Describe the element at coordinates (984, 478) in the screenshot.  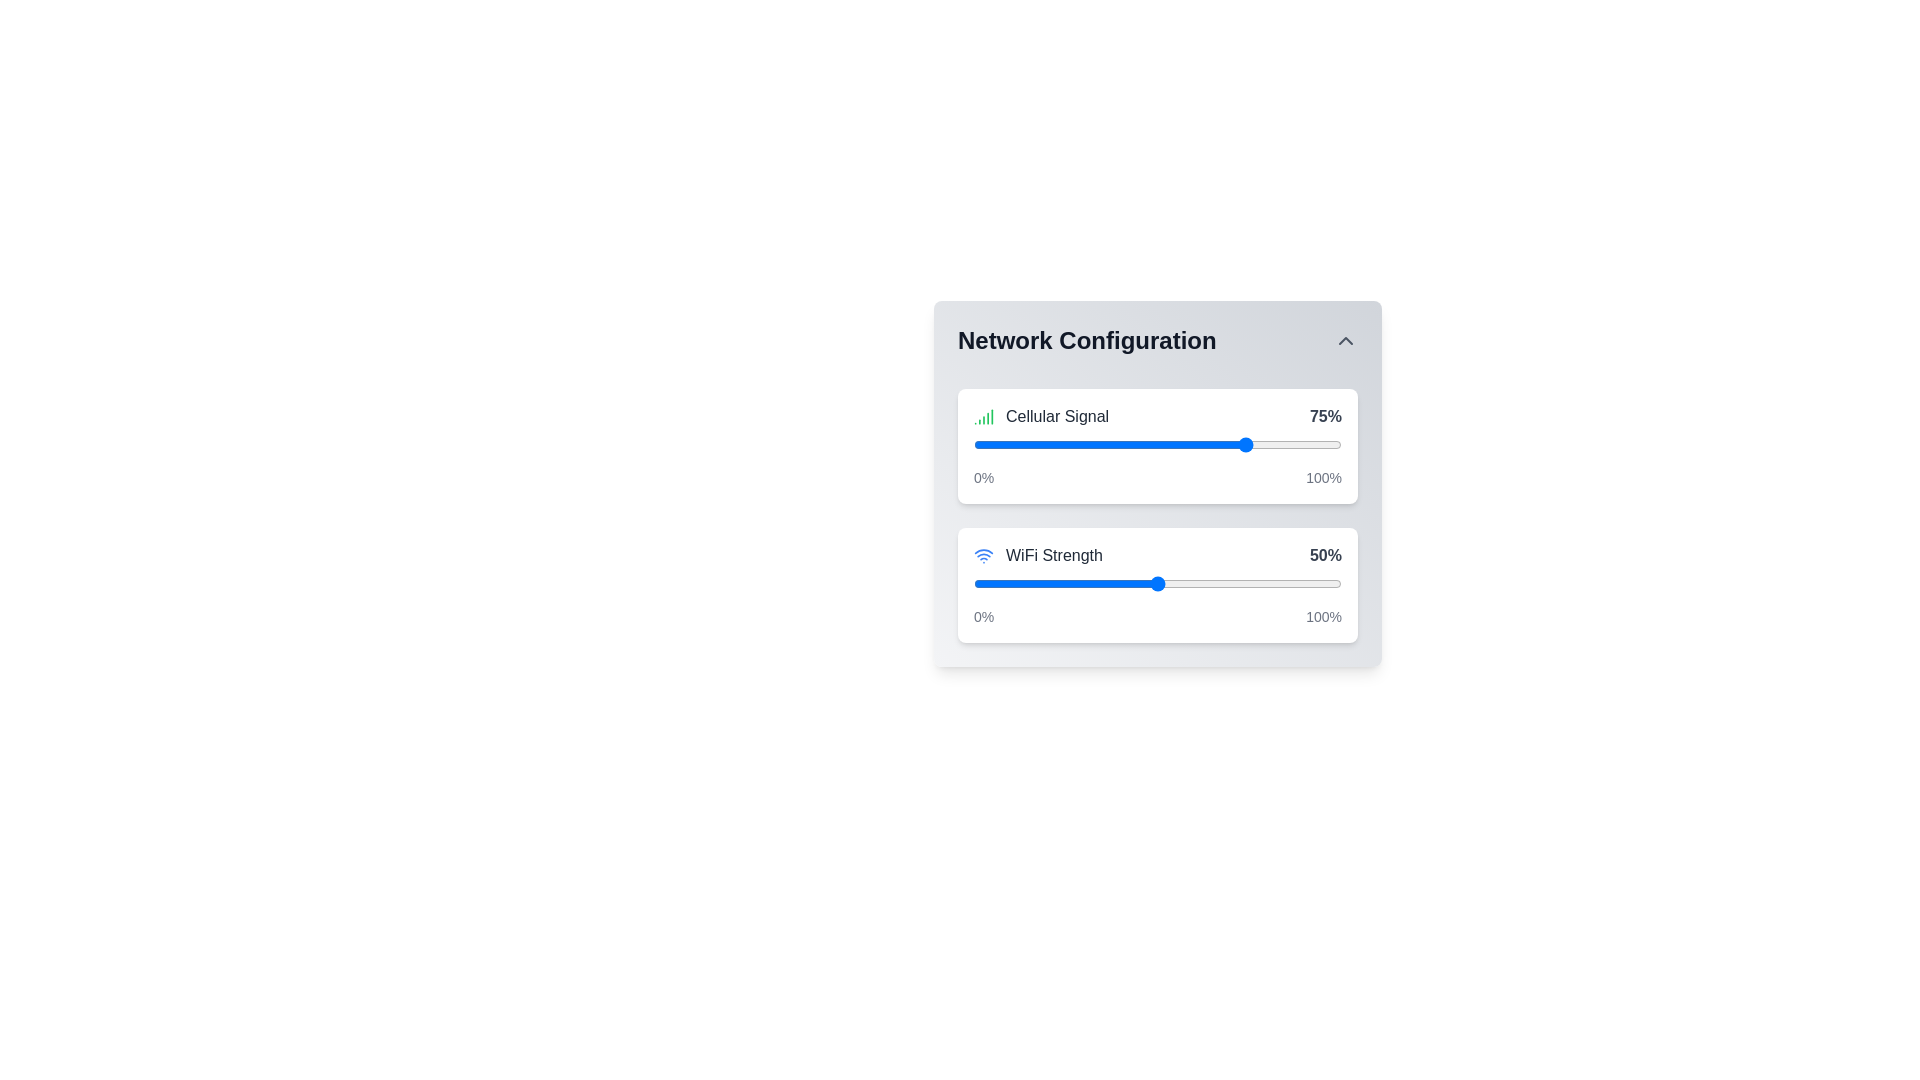
I see `the label displaying '0%' which is styled in a small gray font and is located on the left side of the WiFi Strength section` at that location.